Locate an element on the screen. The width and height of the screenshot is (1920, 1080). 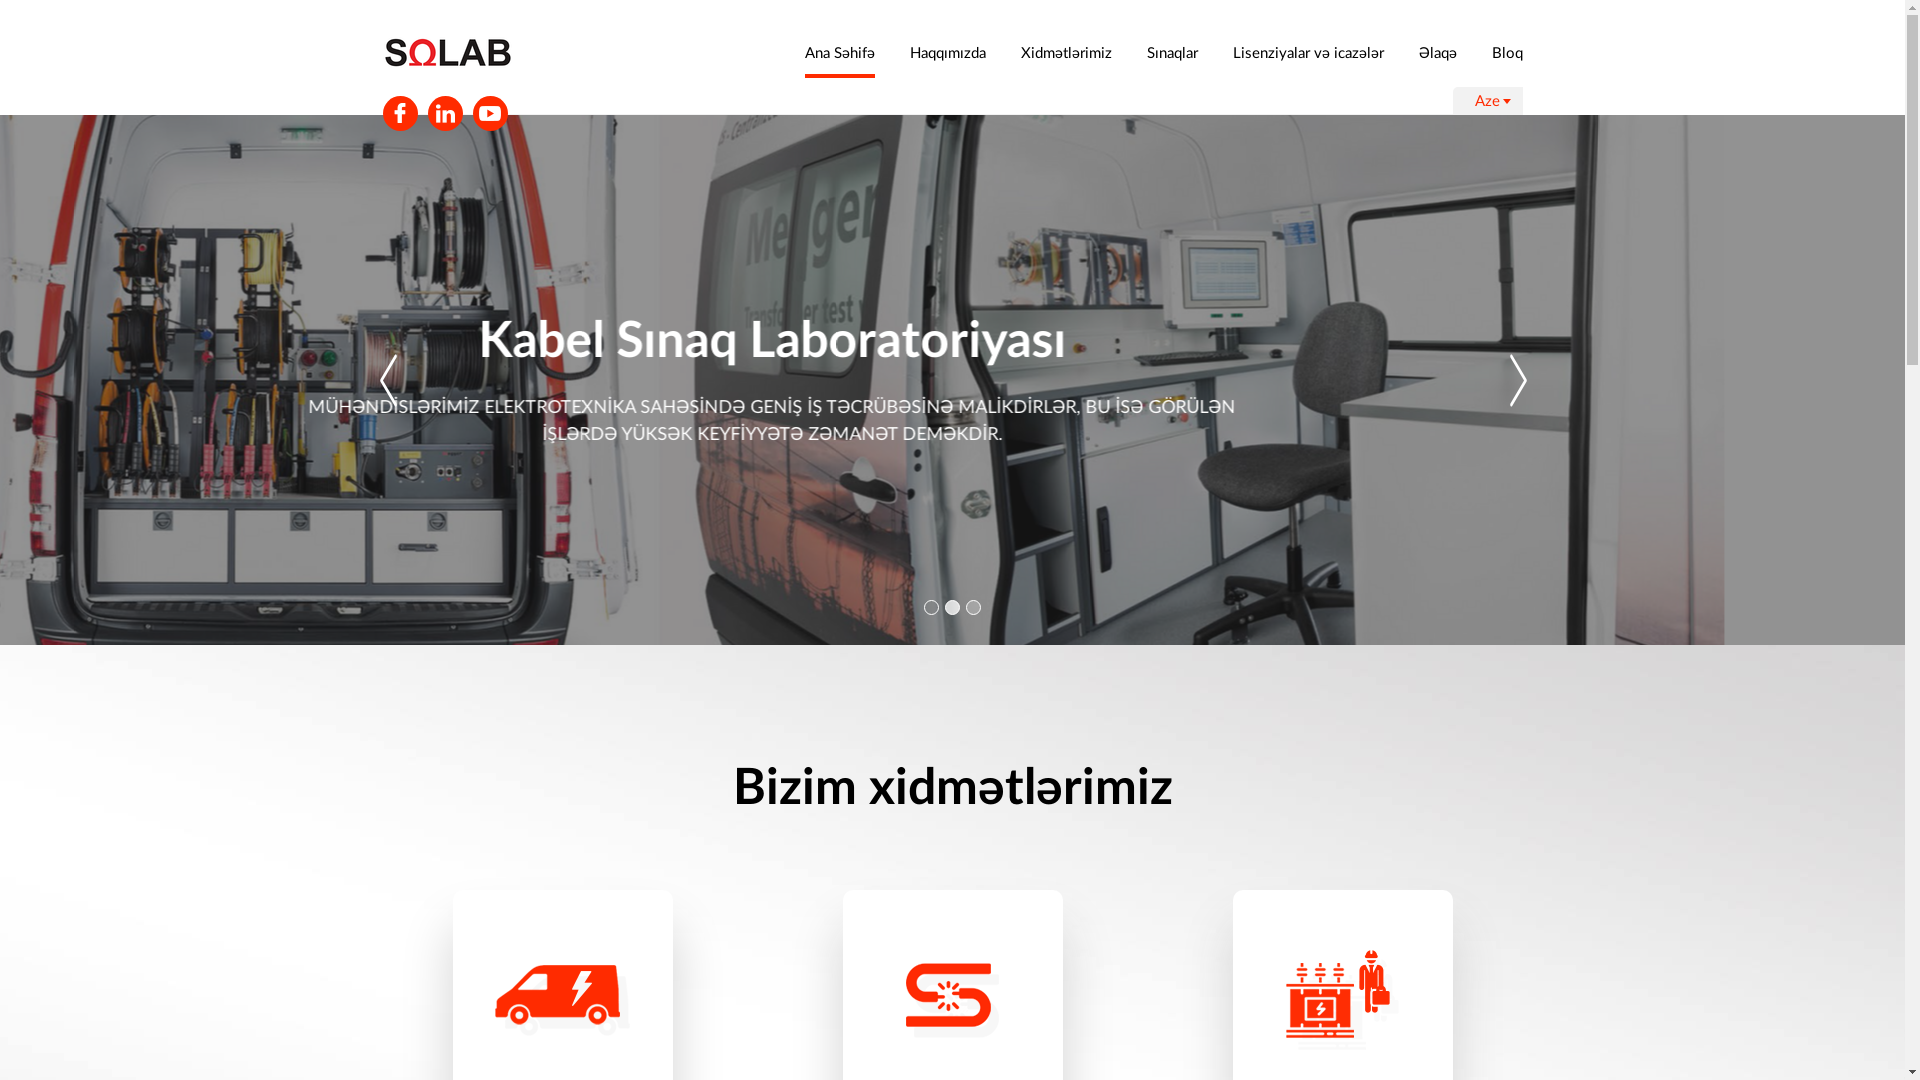
'Bloq' is located at coordinates (1507, 51).